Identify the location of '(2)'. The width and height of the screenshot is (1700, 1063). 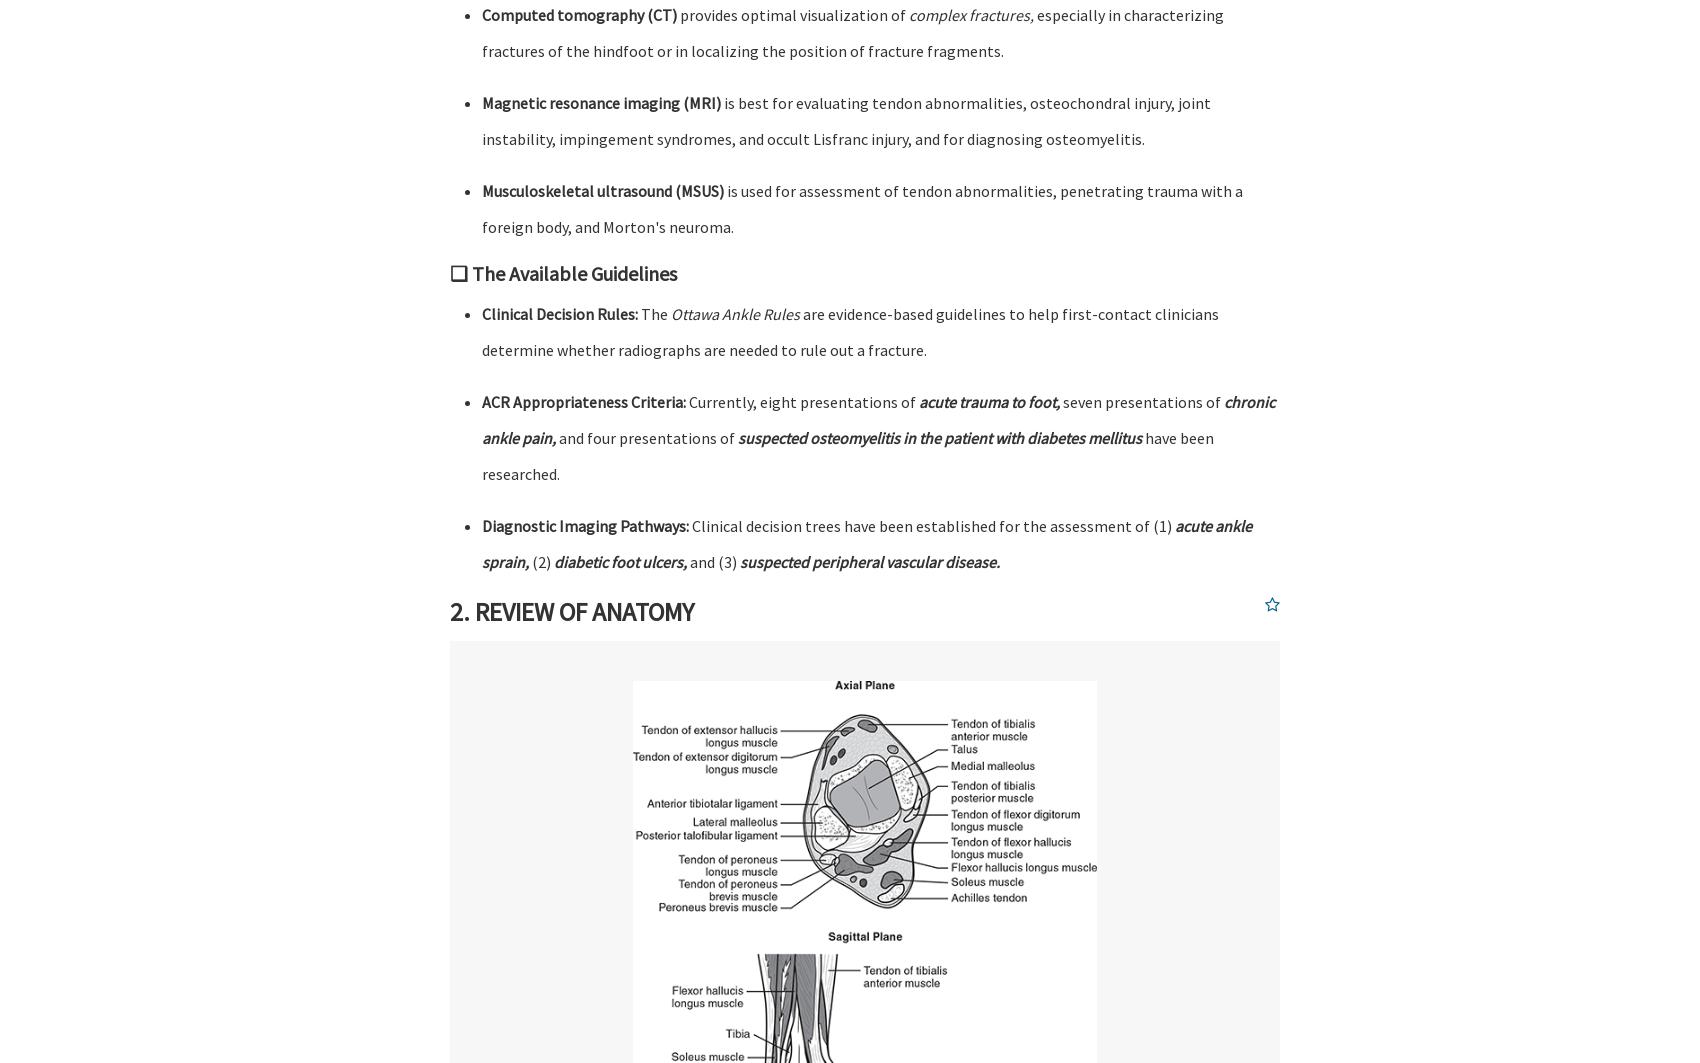
(540, 561).